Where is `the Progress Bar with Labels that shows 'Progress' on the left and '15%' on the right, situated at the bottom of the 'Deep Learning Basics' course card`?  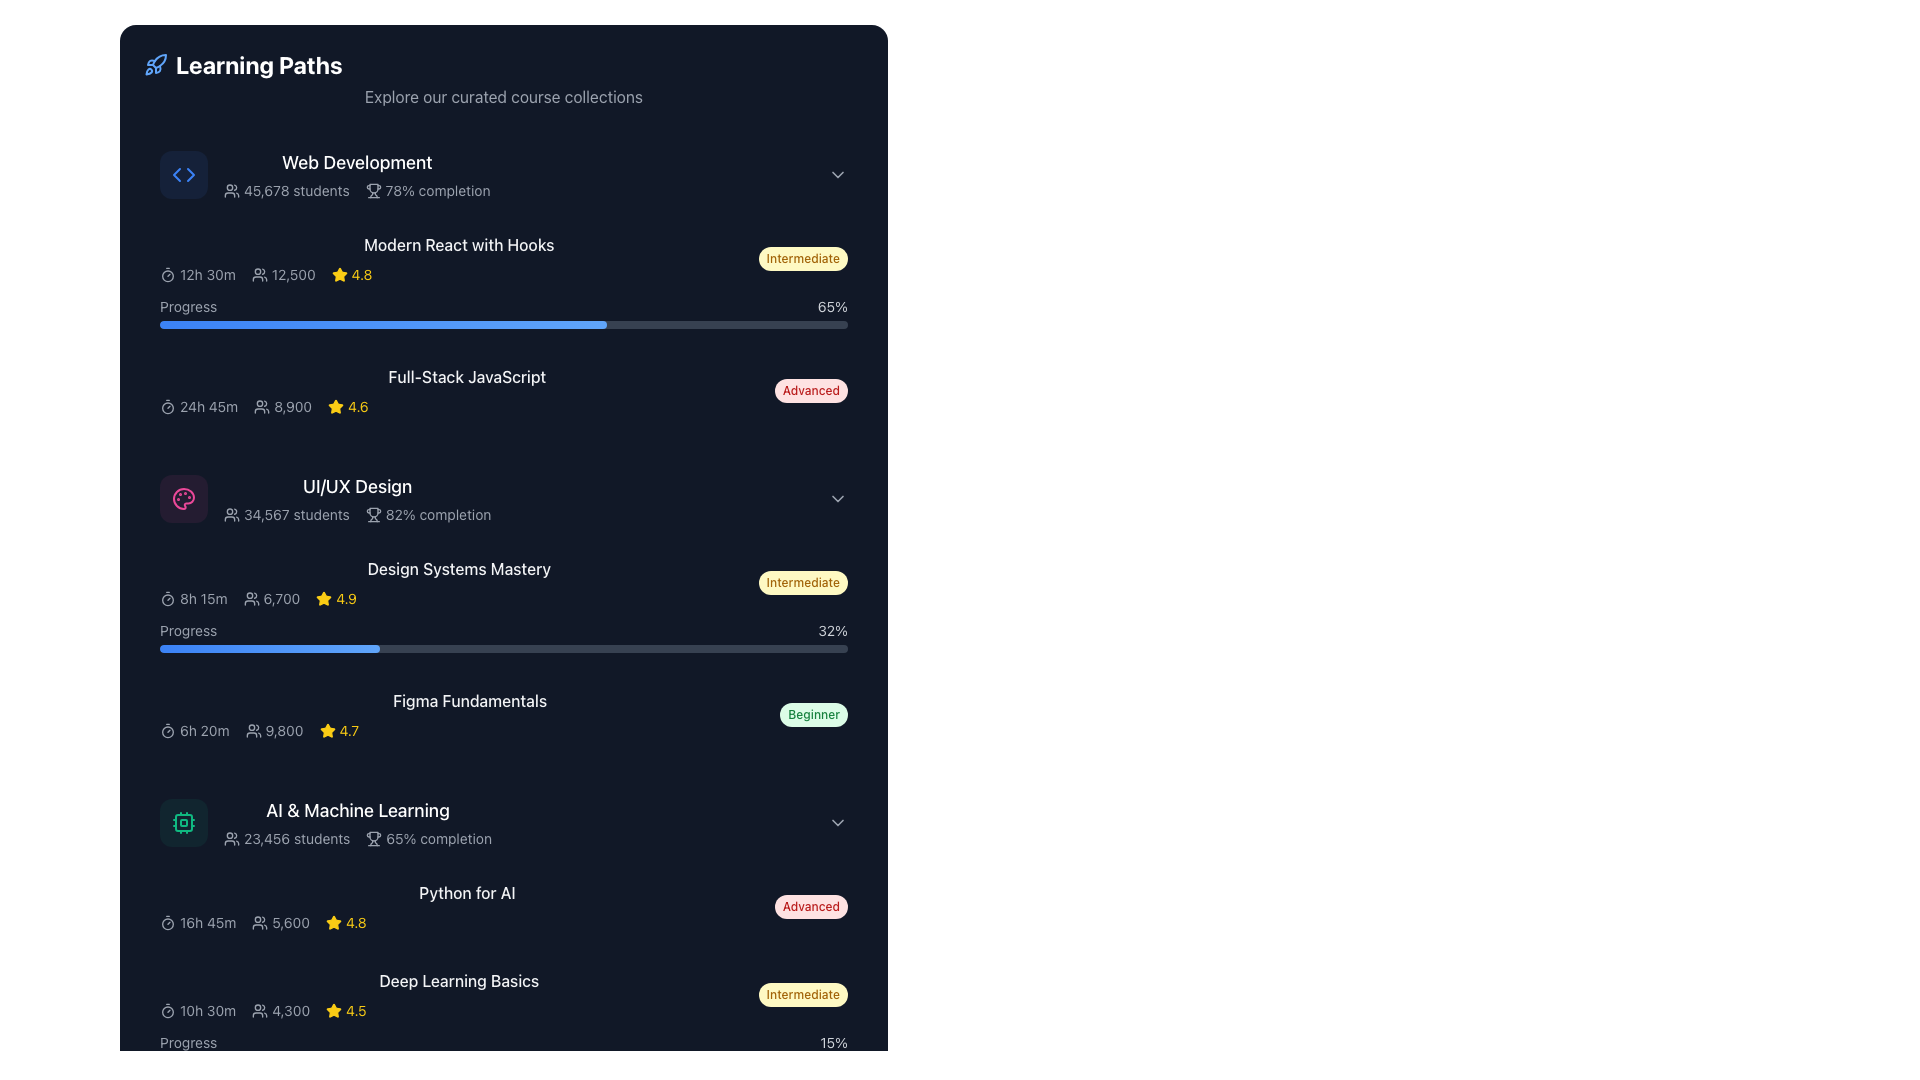
the Progress Bar with Labels that shows 'Progress' on the left and '15%' on the right, situated at the bottom of the 'Deep Learning Basics' course card is located at coordinates (504, 1048).